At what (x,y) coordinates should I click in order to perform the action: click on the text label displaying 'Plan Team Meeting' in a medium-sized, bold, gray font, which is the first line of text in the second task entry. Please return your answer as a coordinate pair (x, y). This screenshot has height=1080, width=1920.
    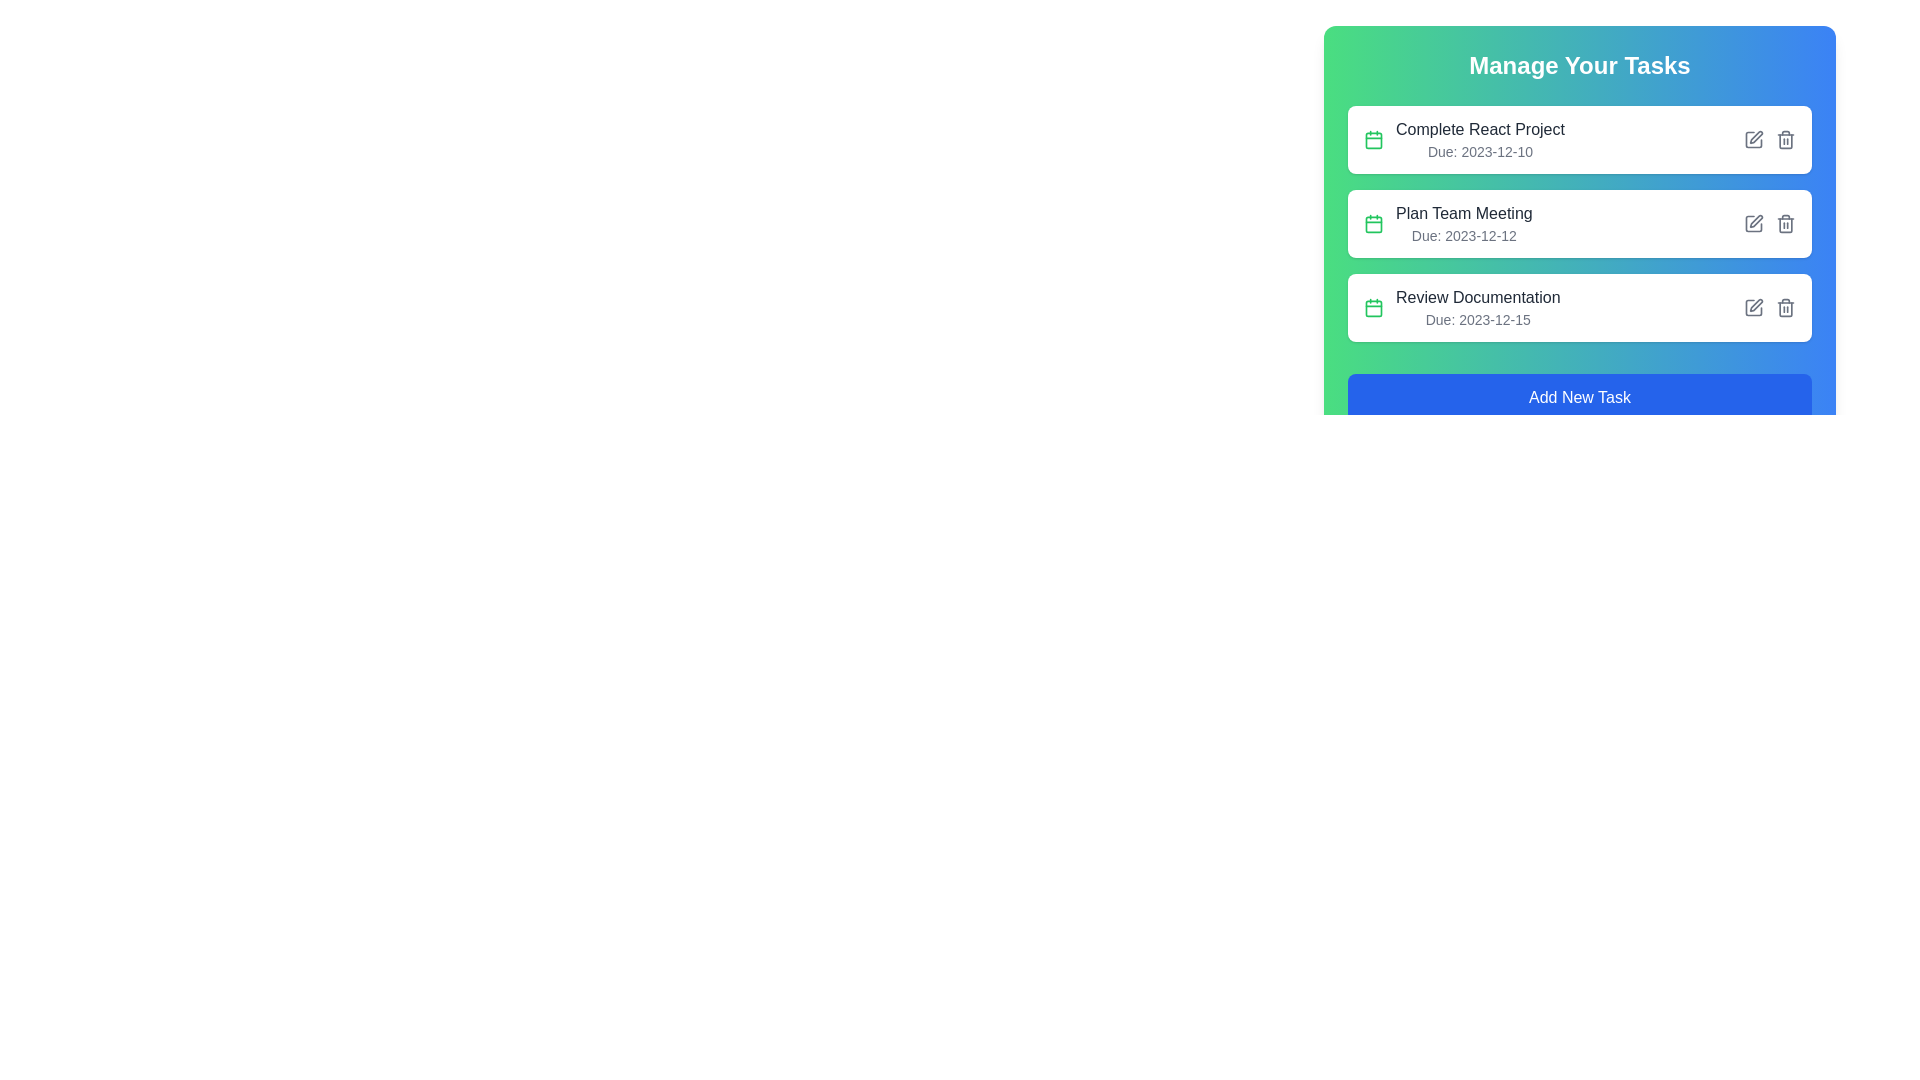
    Looking at the image, I should click on (1464, 213).